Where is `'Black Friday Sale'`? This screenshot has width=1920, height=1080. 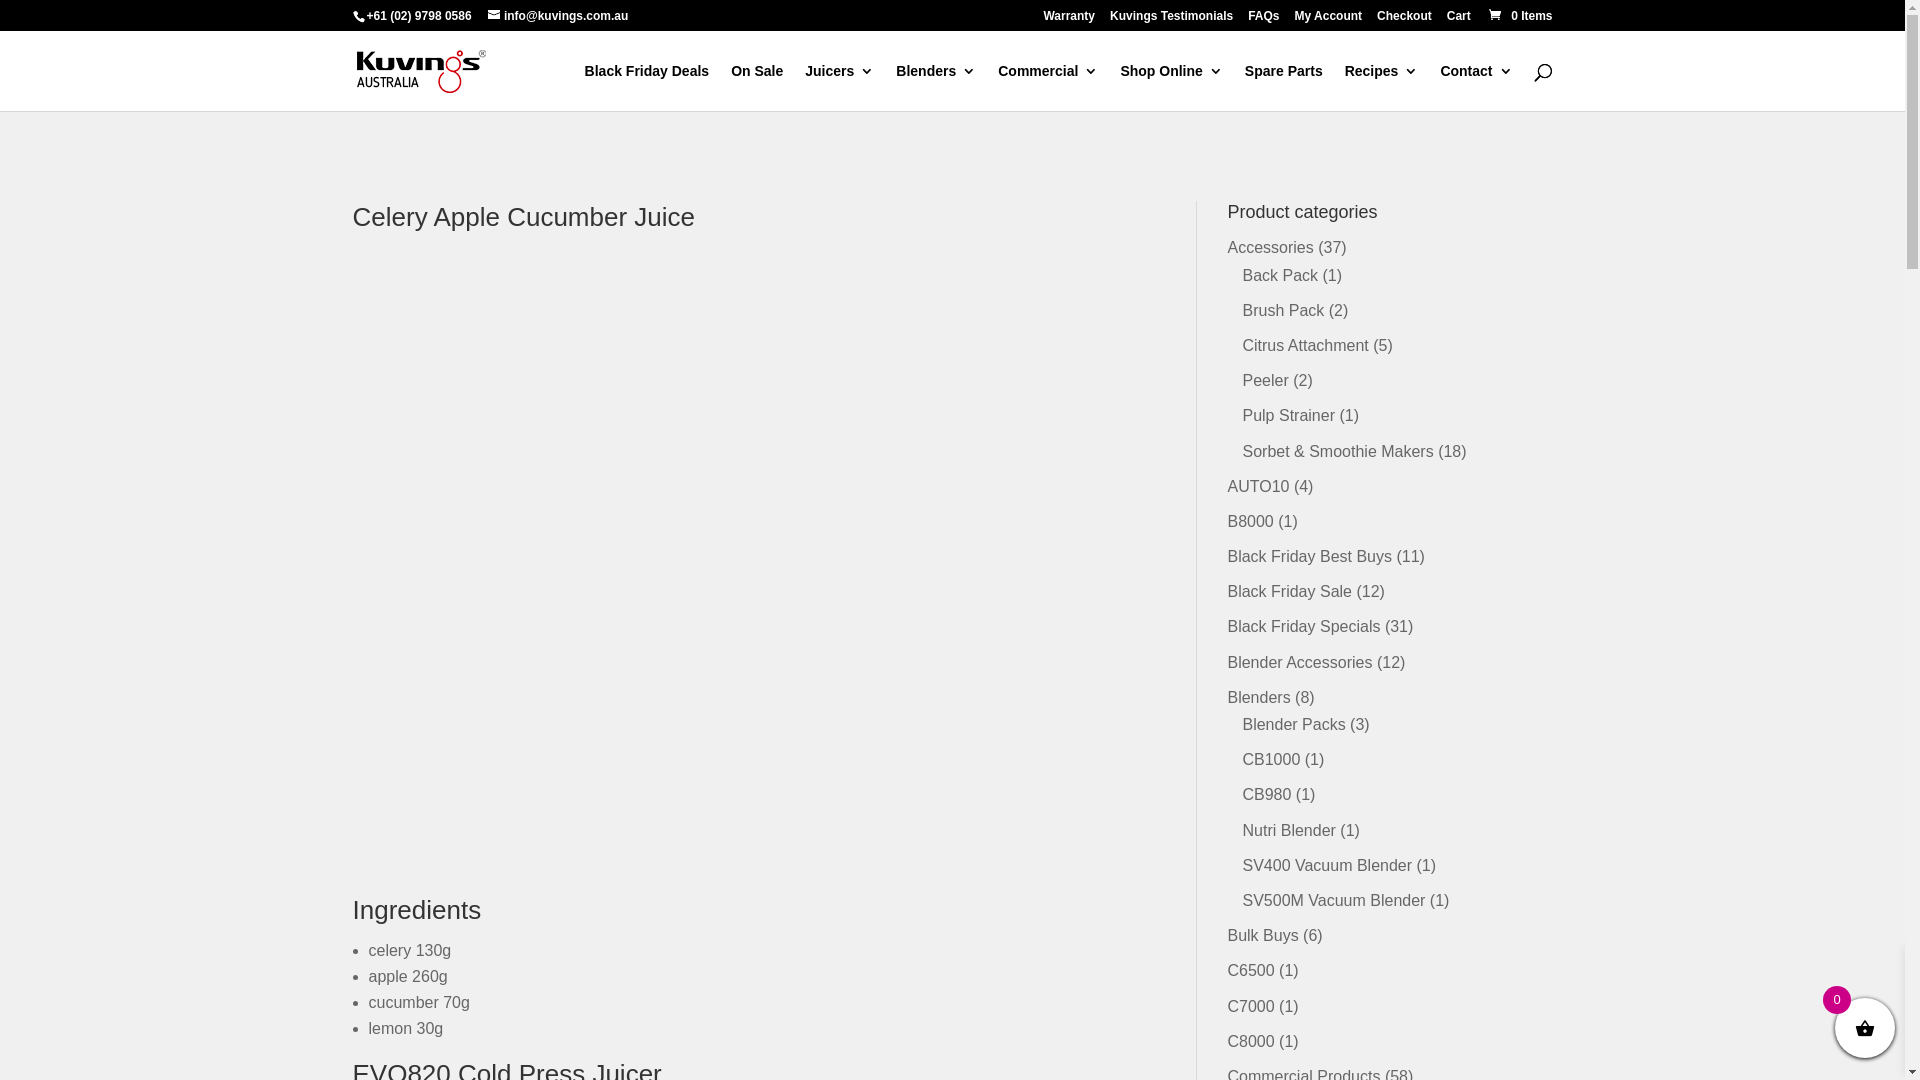
'Black Friday Sale' is located at coordinates (1289, 590).